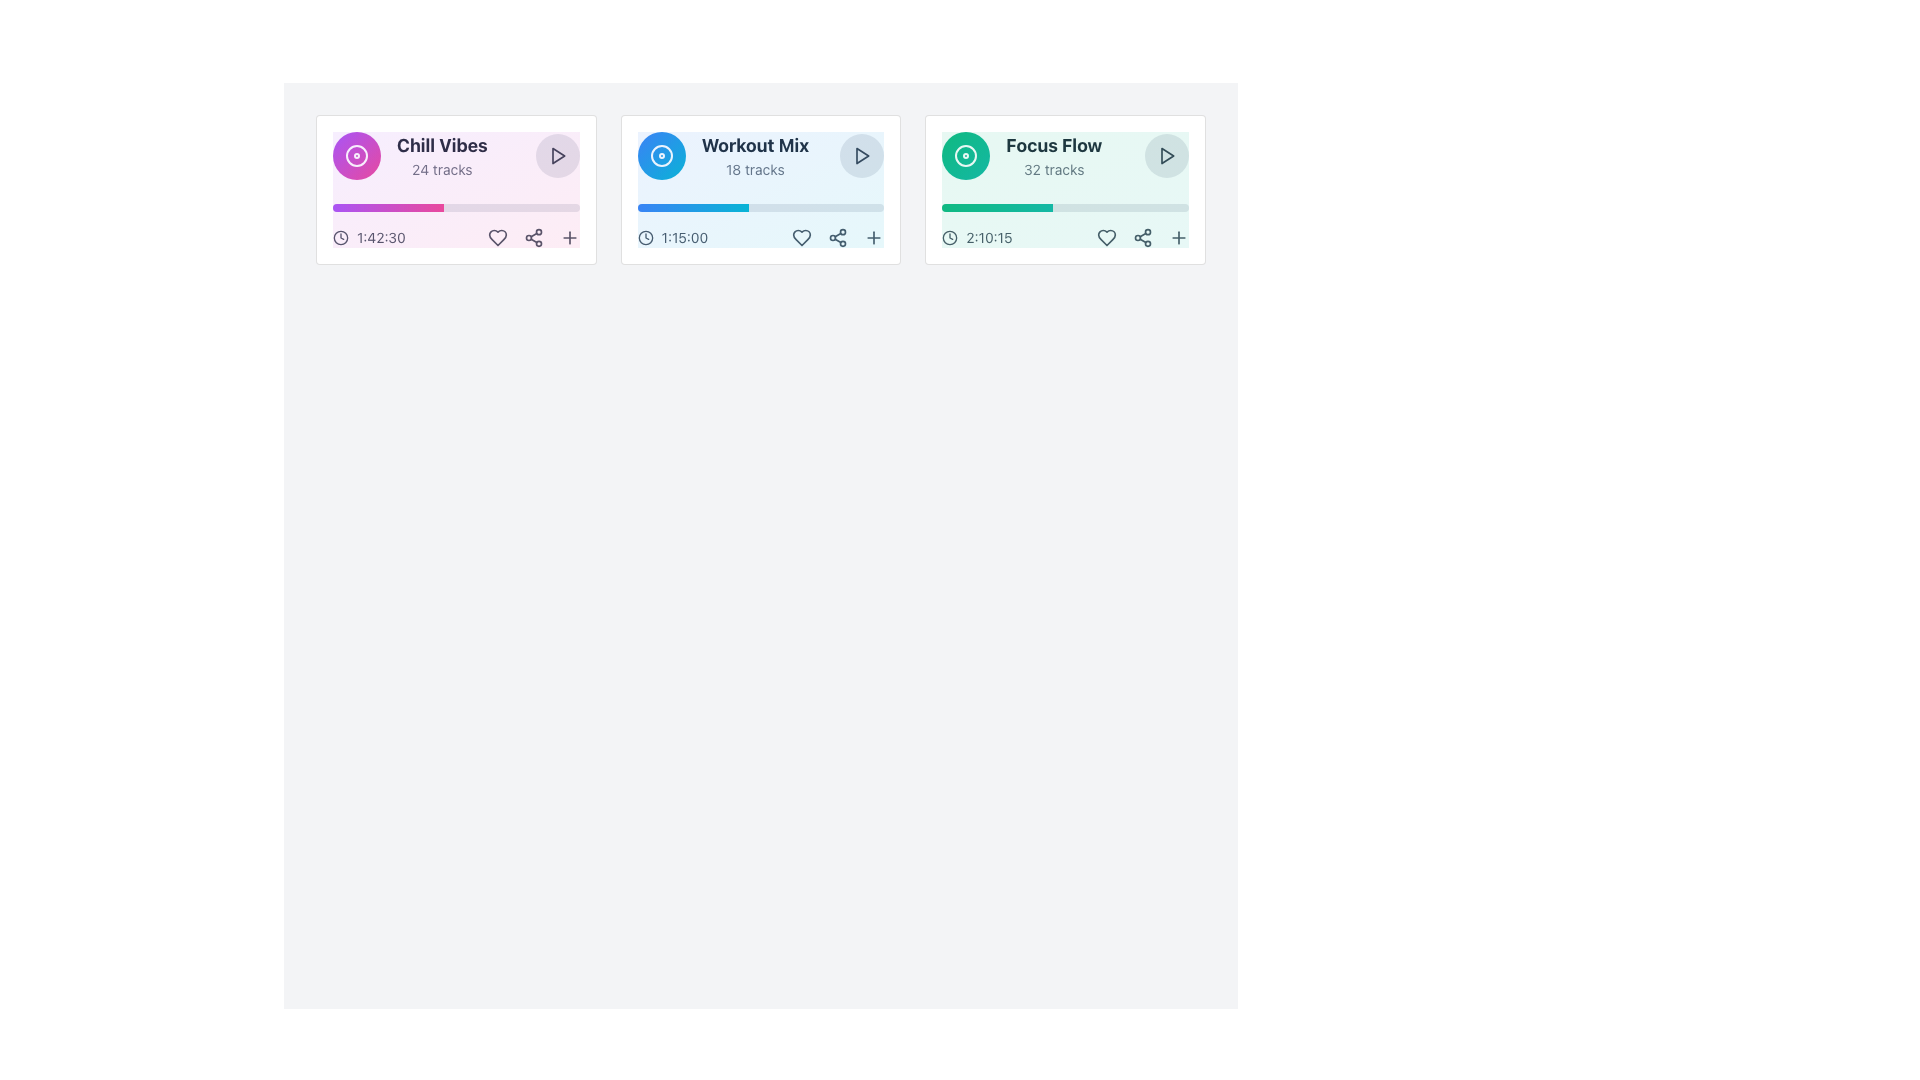 This screenshot has width=1920, height=1080. What do you see at coordinates (1064, 189) in the screenshot?
I see `the 'Focus Flow' card, which is the third card in a horizontal list, to select it` at bounding box center [1064, 189].